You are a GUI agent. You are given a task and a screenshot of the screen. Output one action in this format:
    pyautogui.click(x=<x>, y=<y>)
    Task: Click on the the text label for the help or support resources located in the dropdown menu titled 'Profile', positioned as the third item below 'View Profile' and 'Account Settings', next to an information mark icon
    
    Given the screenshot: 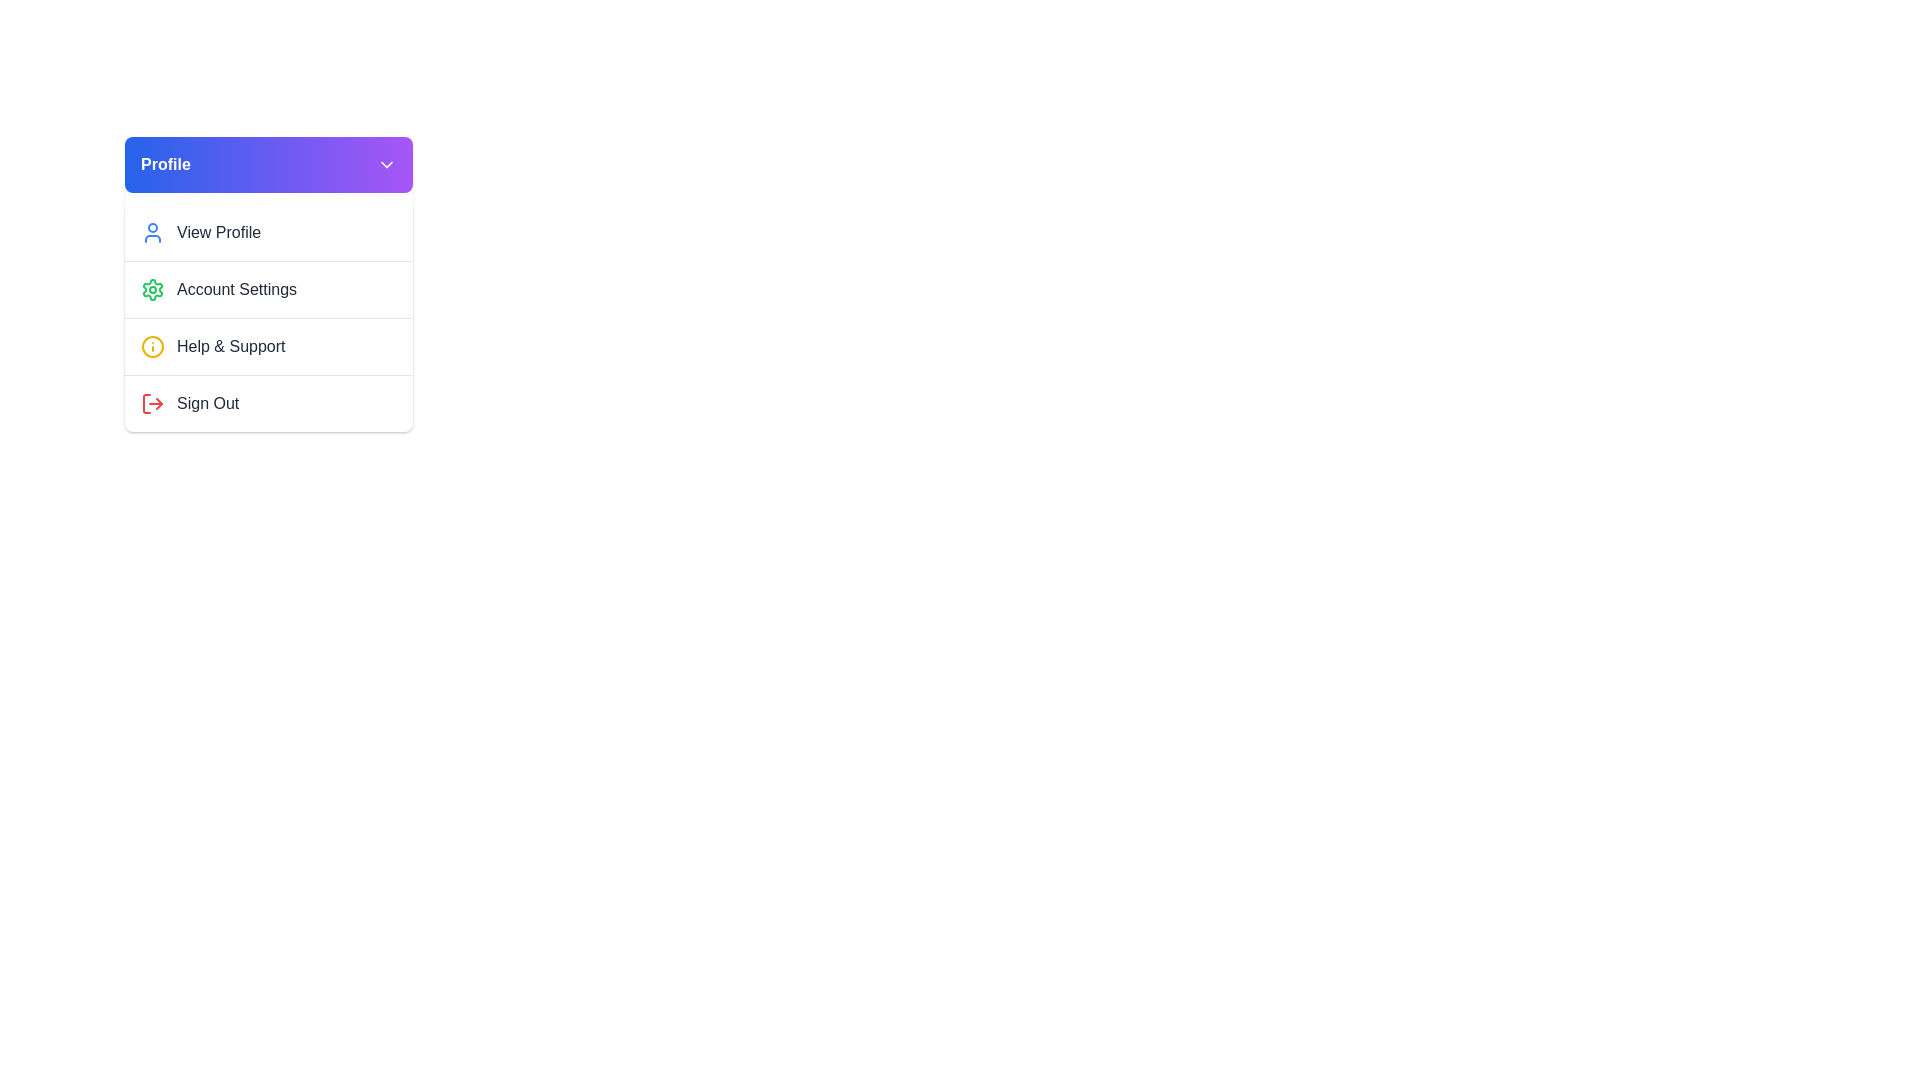 What is the action you would take?
    pyautogui.click(x=231, y=346)
    